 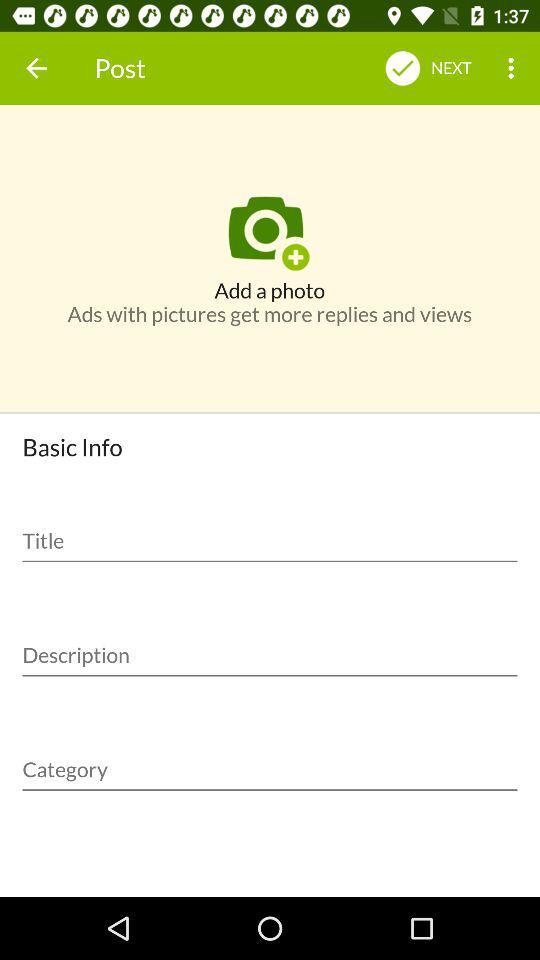 I want to click on the item next to the post, so click(x=36, y=68).